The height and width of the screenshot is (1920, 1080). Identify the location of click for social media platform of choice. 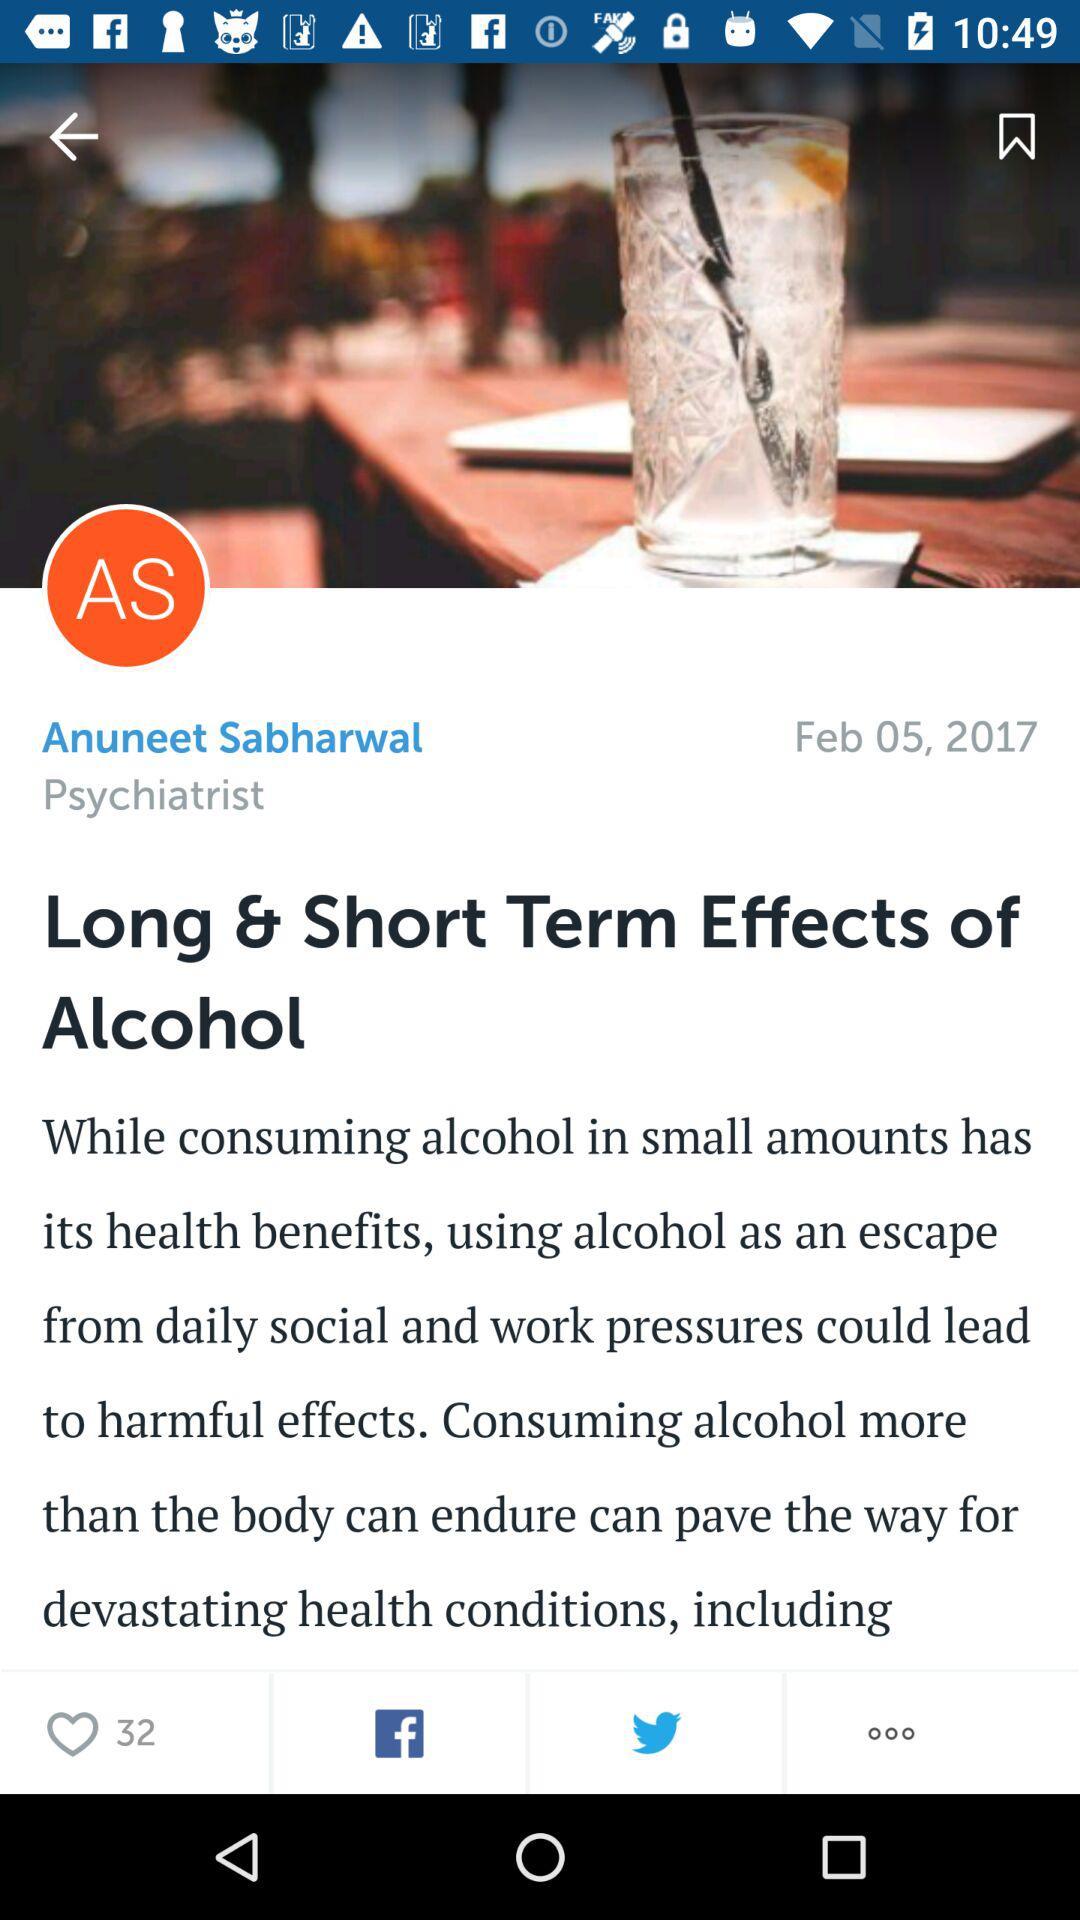
(540, 1442).